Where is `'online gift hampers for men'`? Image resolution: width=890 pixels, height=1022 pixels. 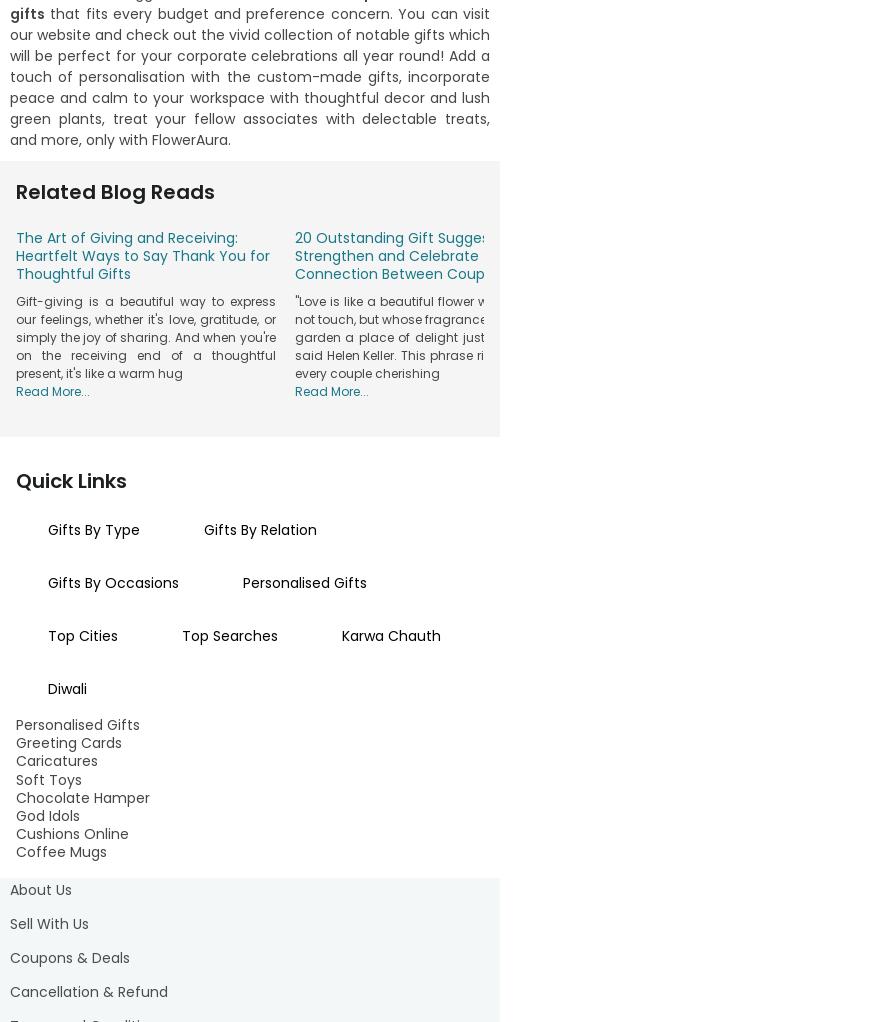 'online gift hampers for men' is located at coordinates (147, 456).